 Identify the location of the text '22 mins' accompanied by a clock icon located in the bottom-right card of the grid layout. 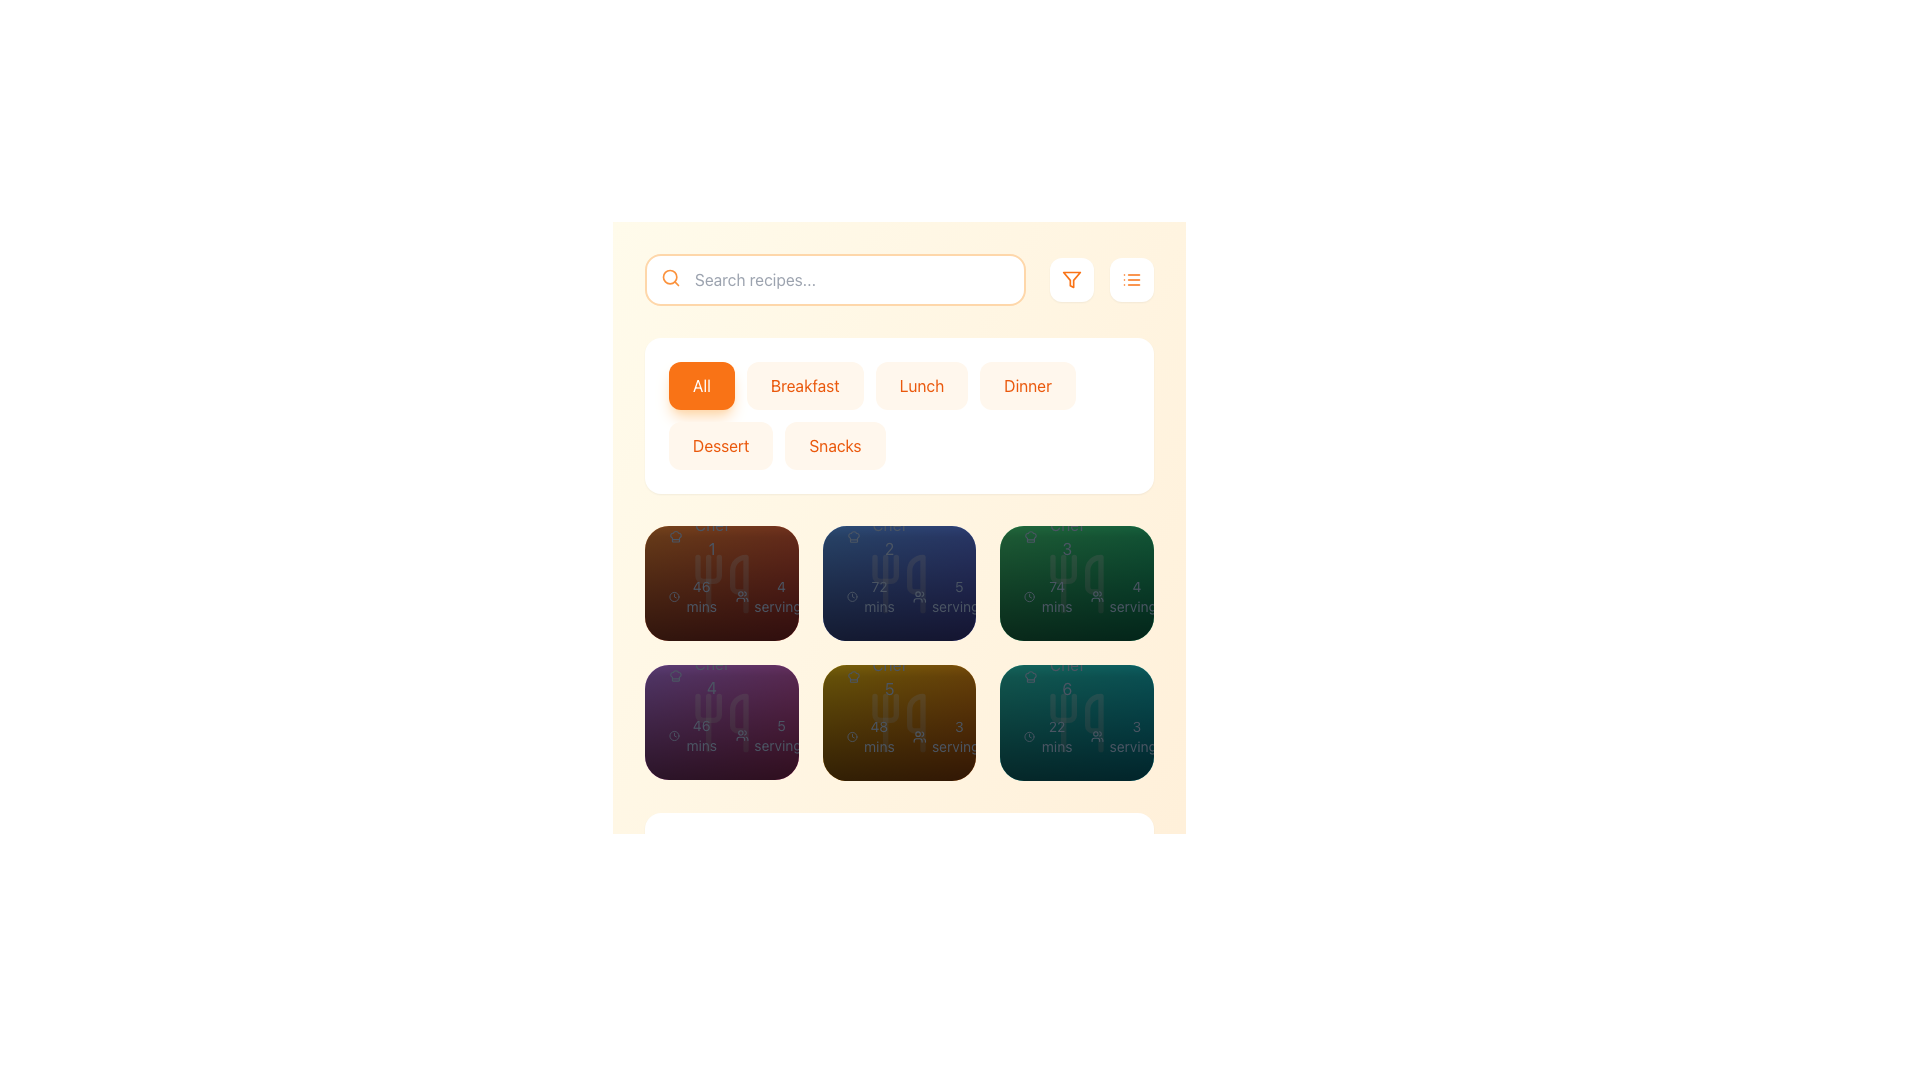
(1048, 736).